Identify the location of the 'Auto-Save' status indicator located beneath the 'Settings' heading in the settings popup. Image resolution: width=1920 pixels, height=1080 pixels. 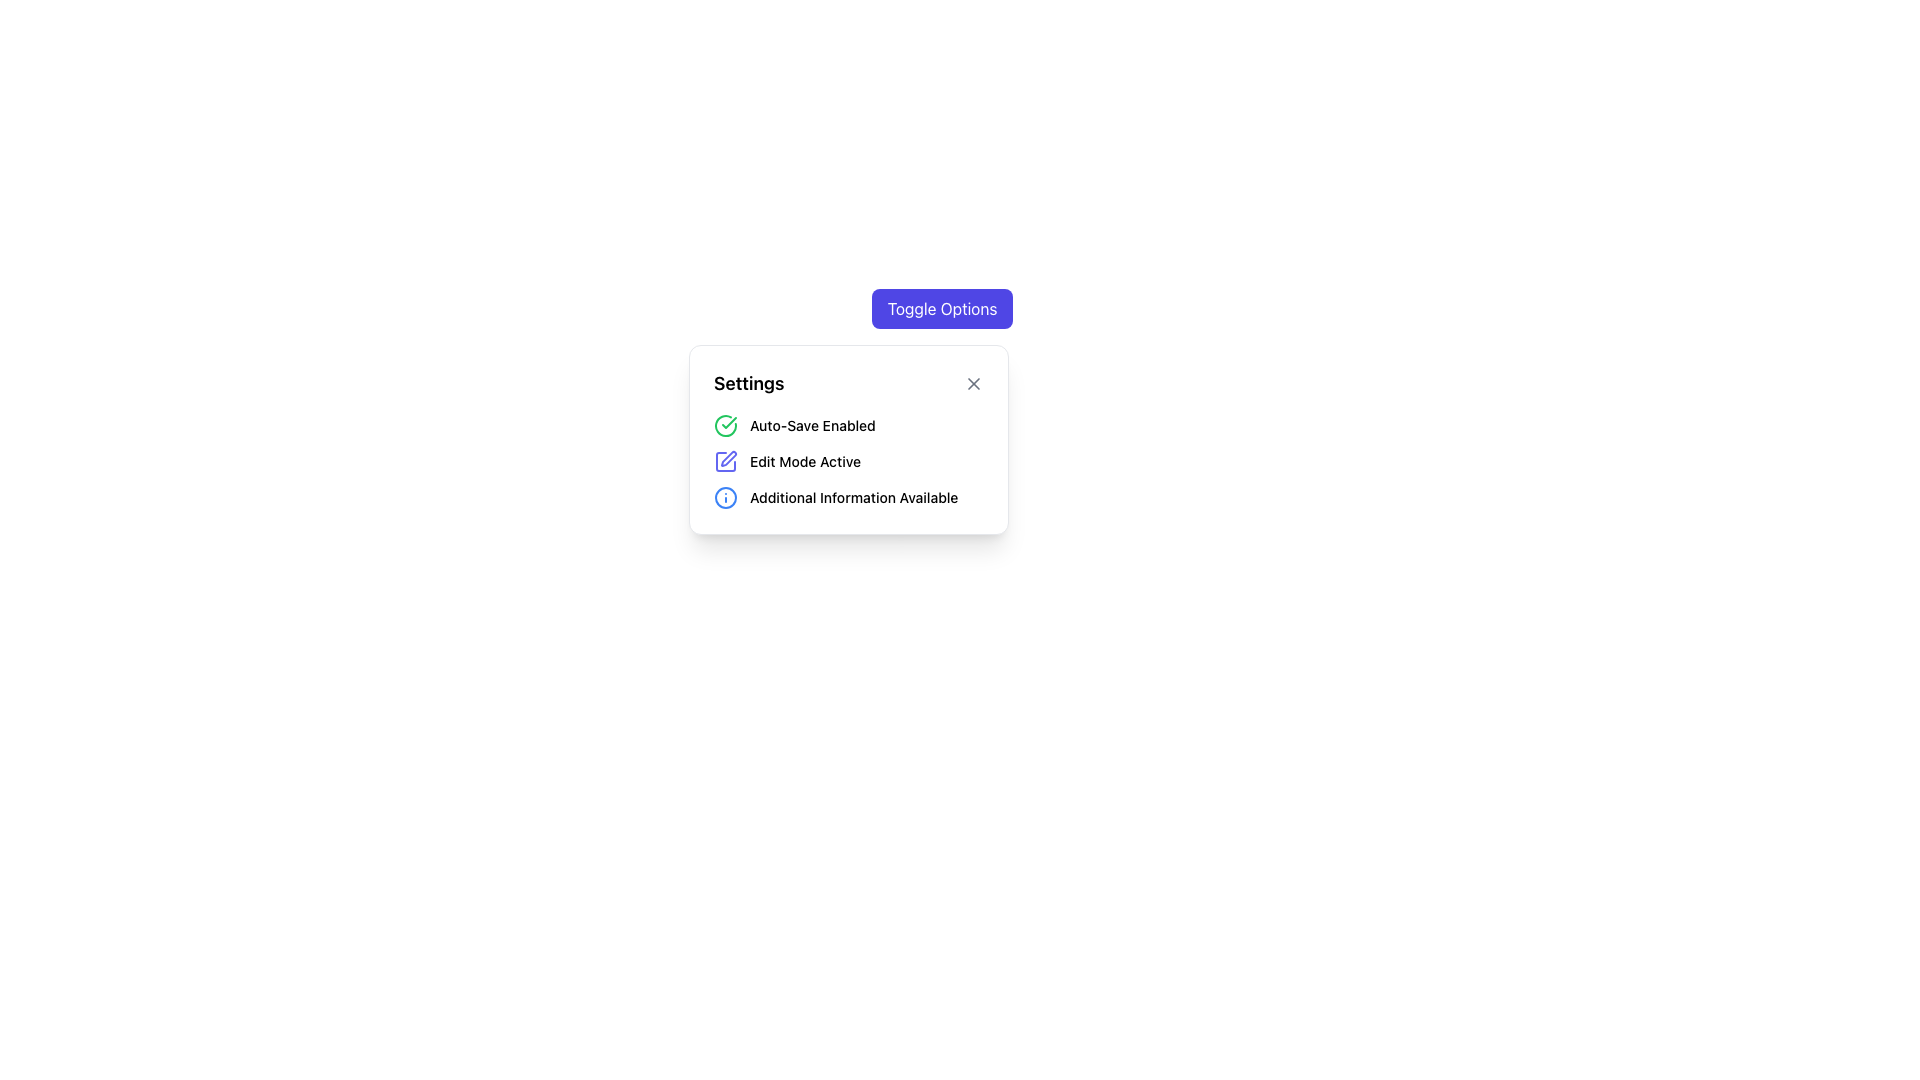
(849, 424).